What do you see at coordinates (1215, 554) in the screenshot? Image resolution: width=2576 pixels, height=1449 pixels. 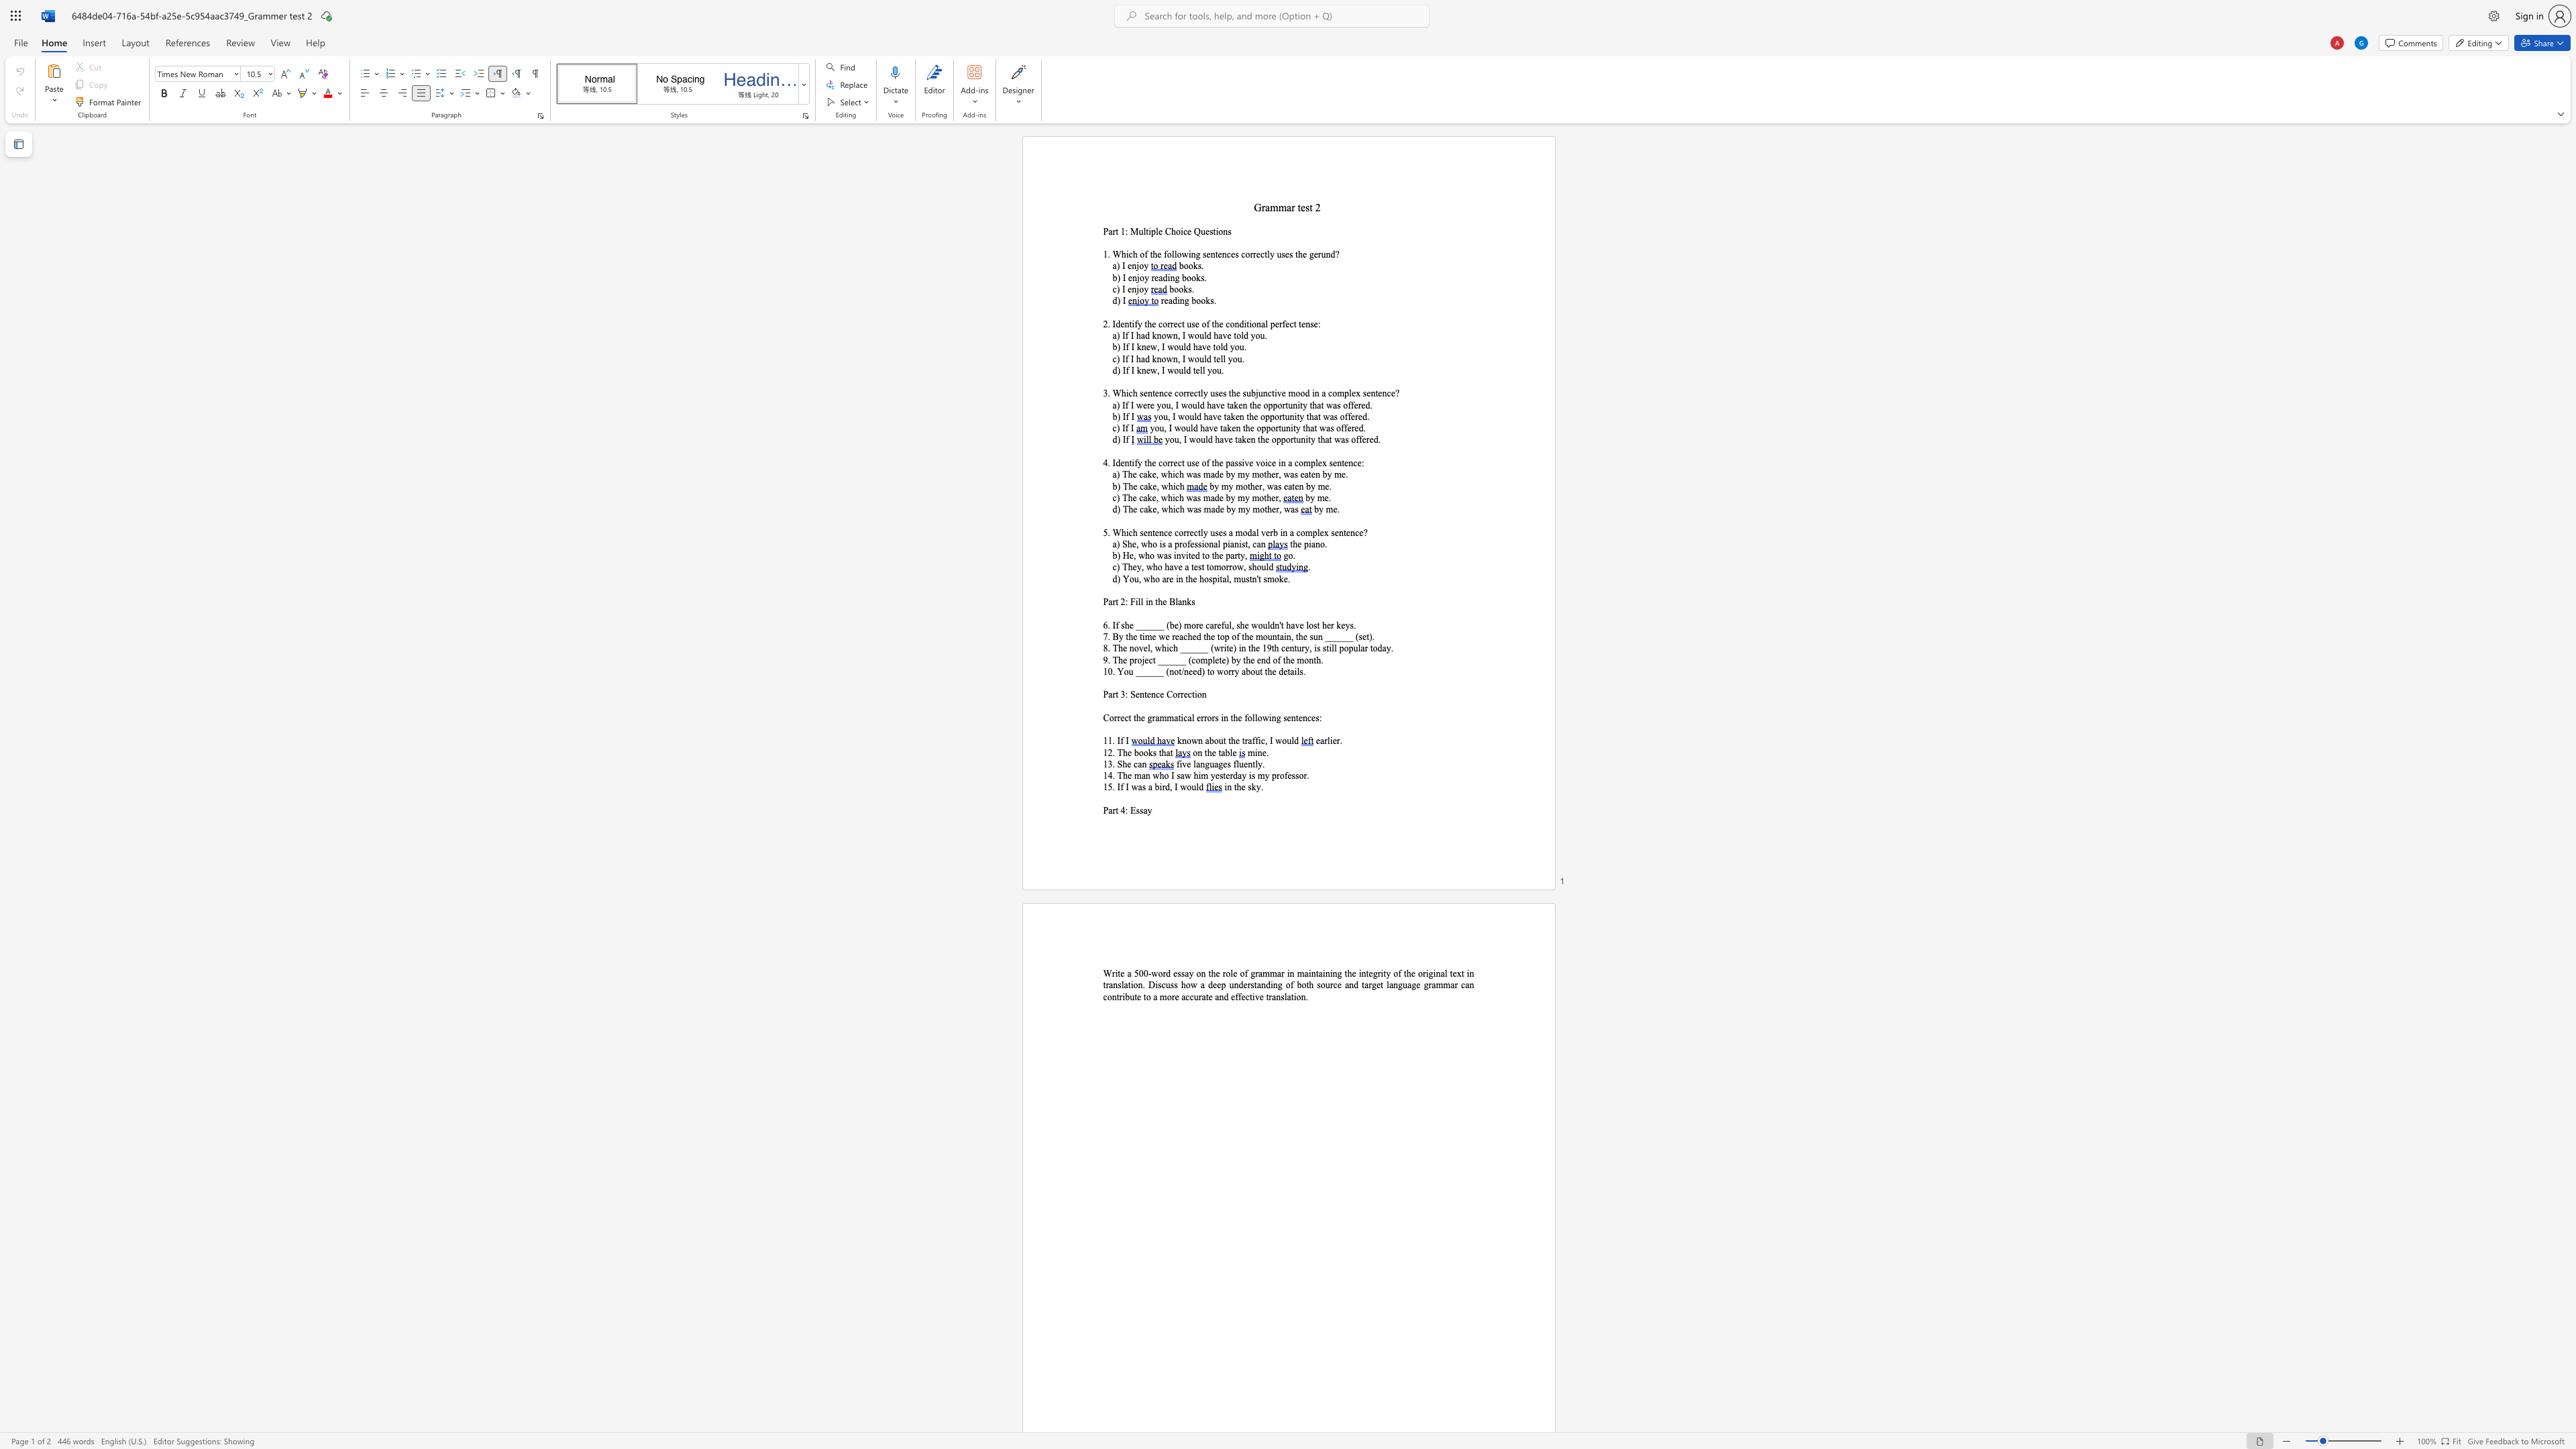 I see `the space between the continuous character "t" and "h" in the text` at bounding box center [1215, 554].